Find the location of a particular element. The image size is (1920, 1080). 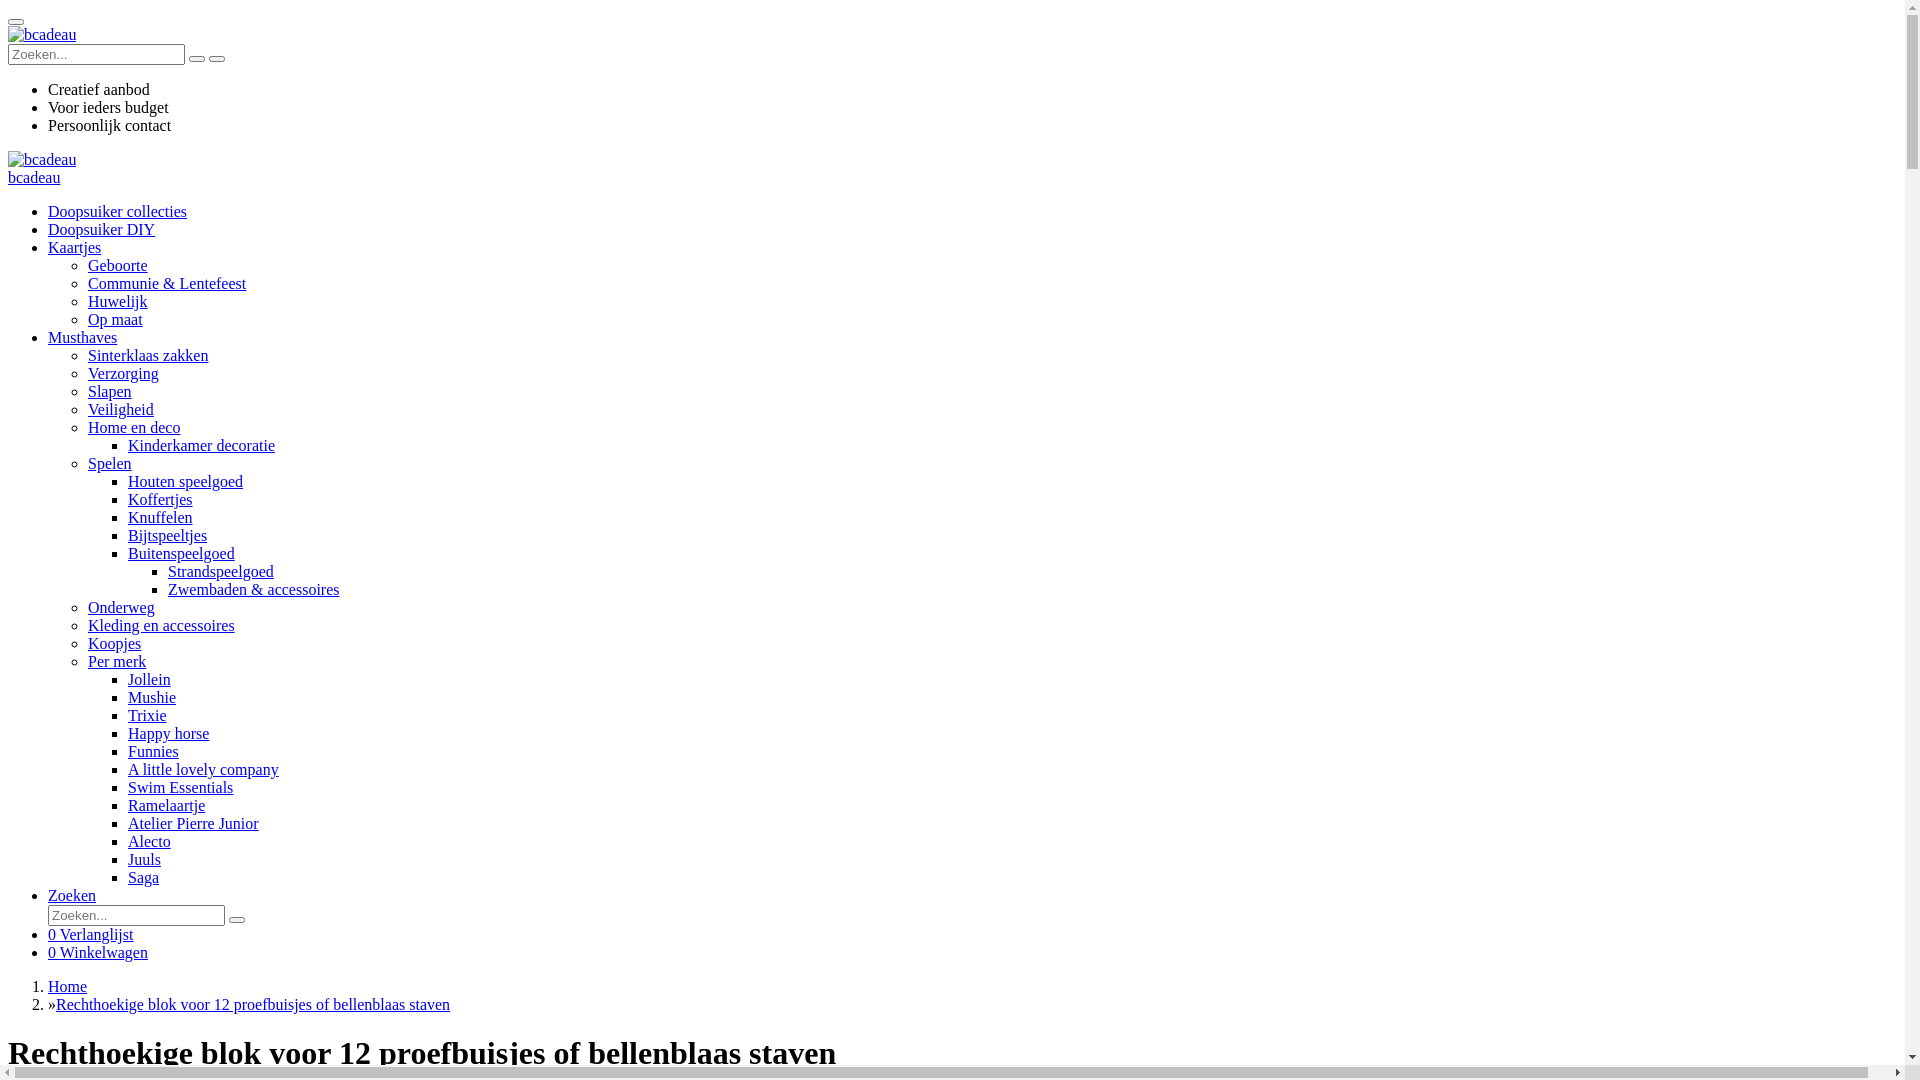

'bcadeau' is located at coordinates (33, 176).